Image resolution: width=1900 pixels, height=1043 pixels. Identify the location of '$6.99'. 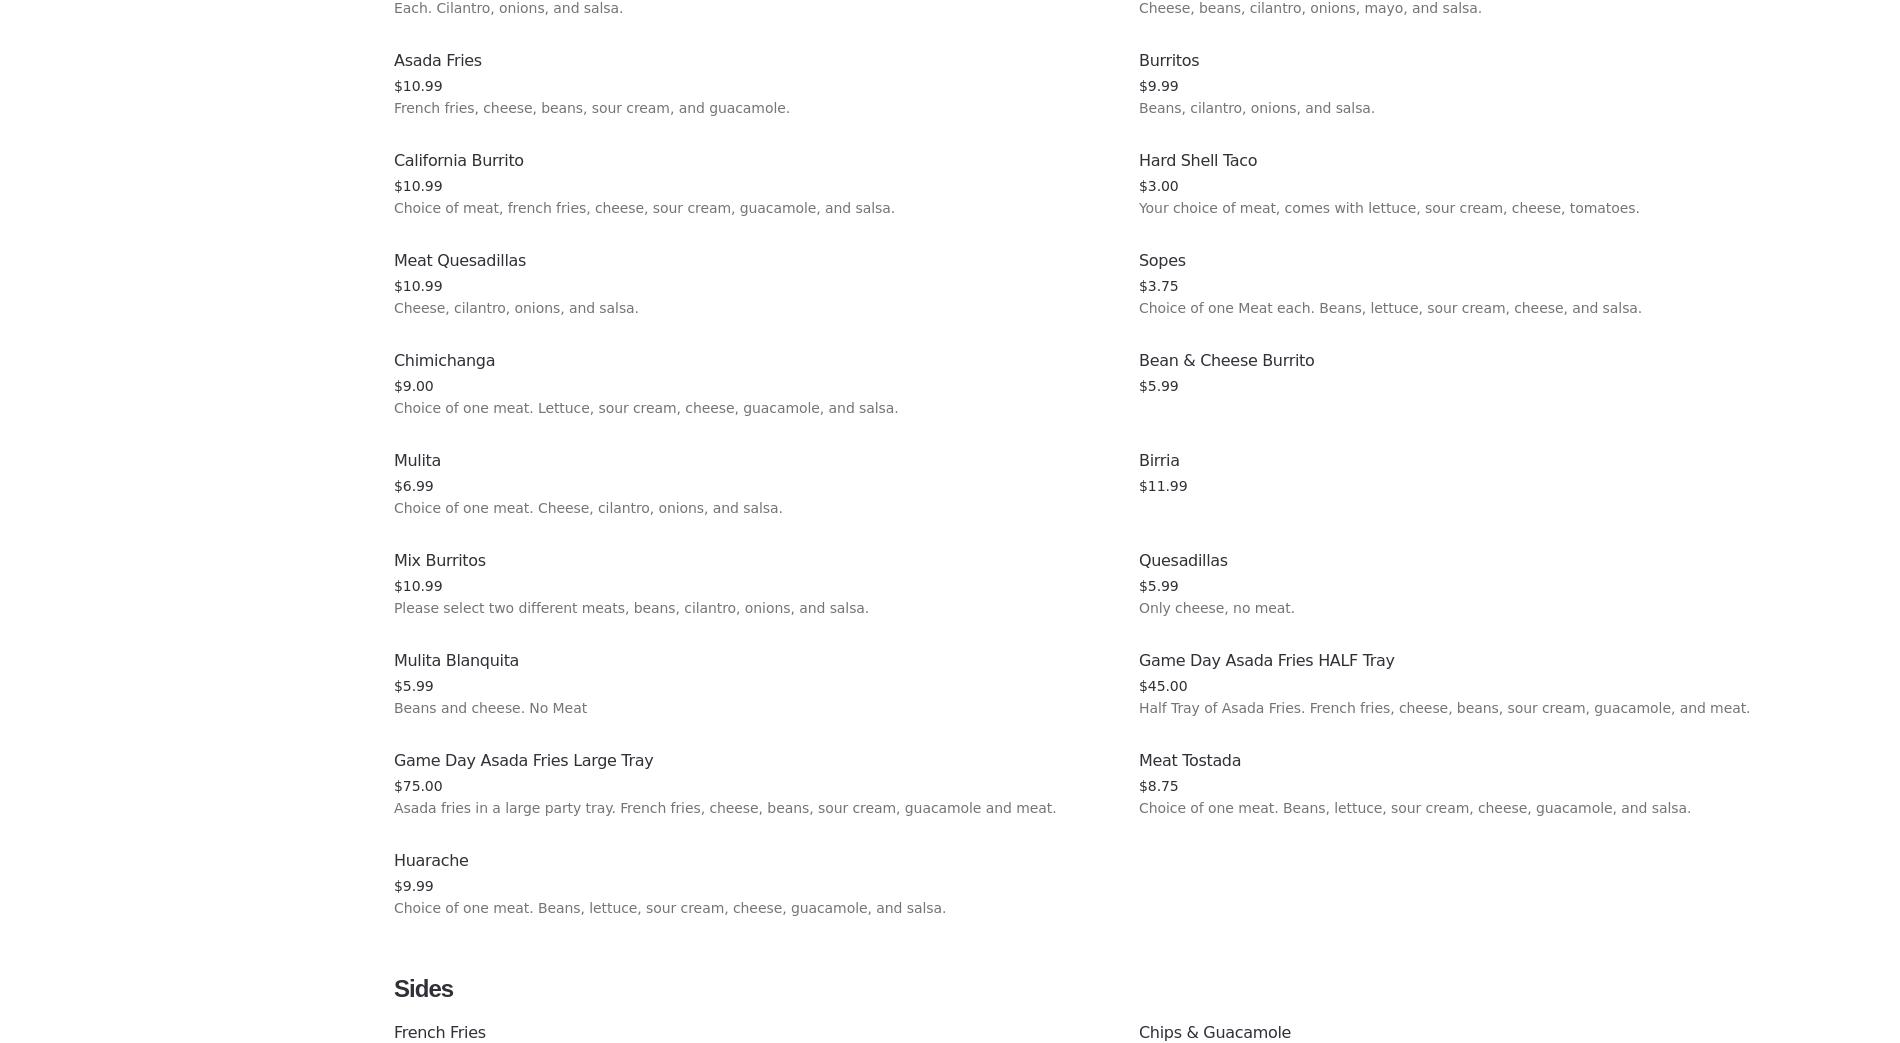
(412, 485).